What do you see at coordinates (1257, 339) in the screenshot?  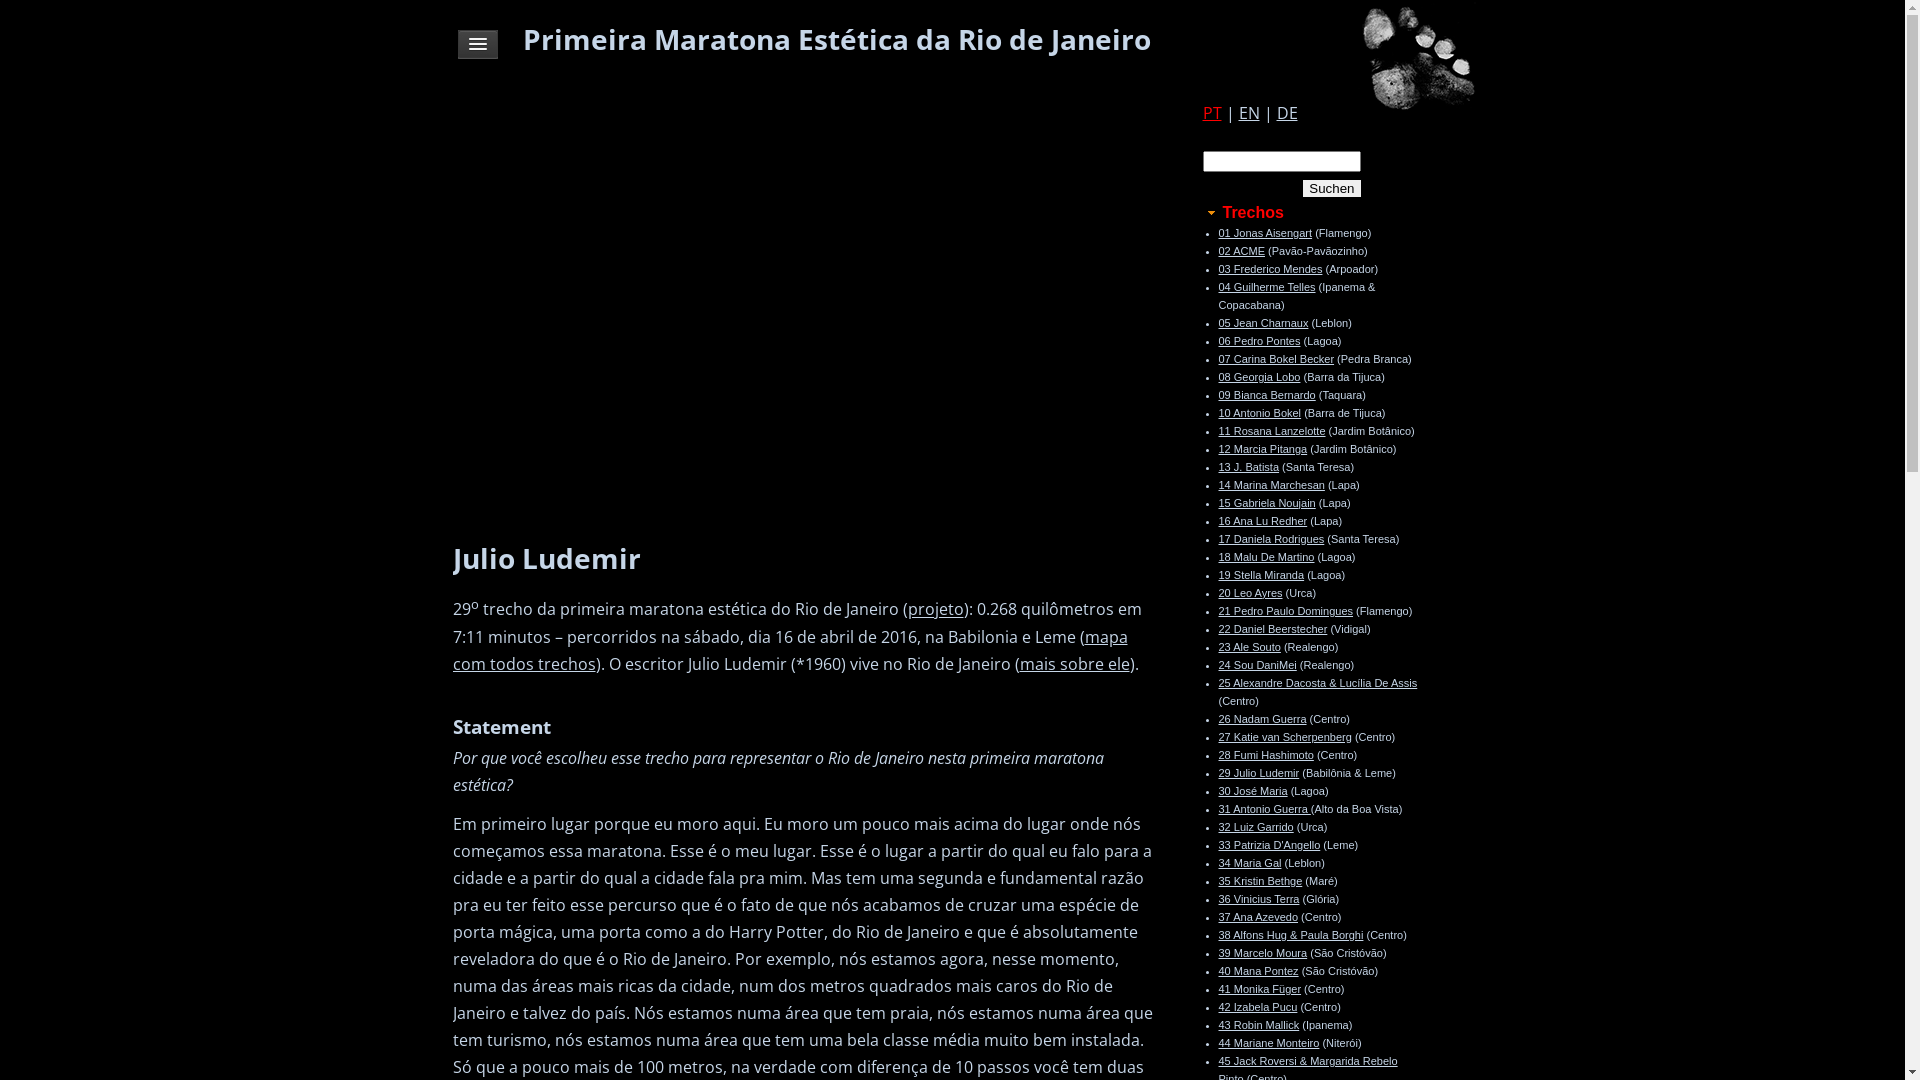 I see `'06 Pedro Pontes'` at bounding box center [1257, 339].